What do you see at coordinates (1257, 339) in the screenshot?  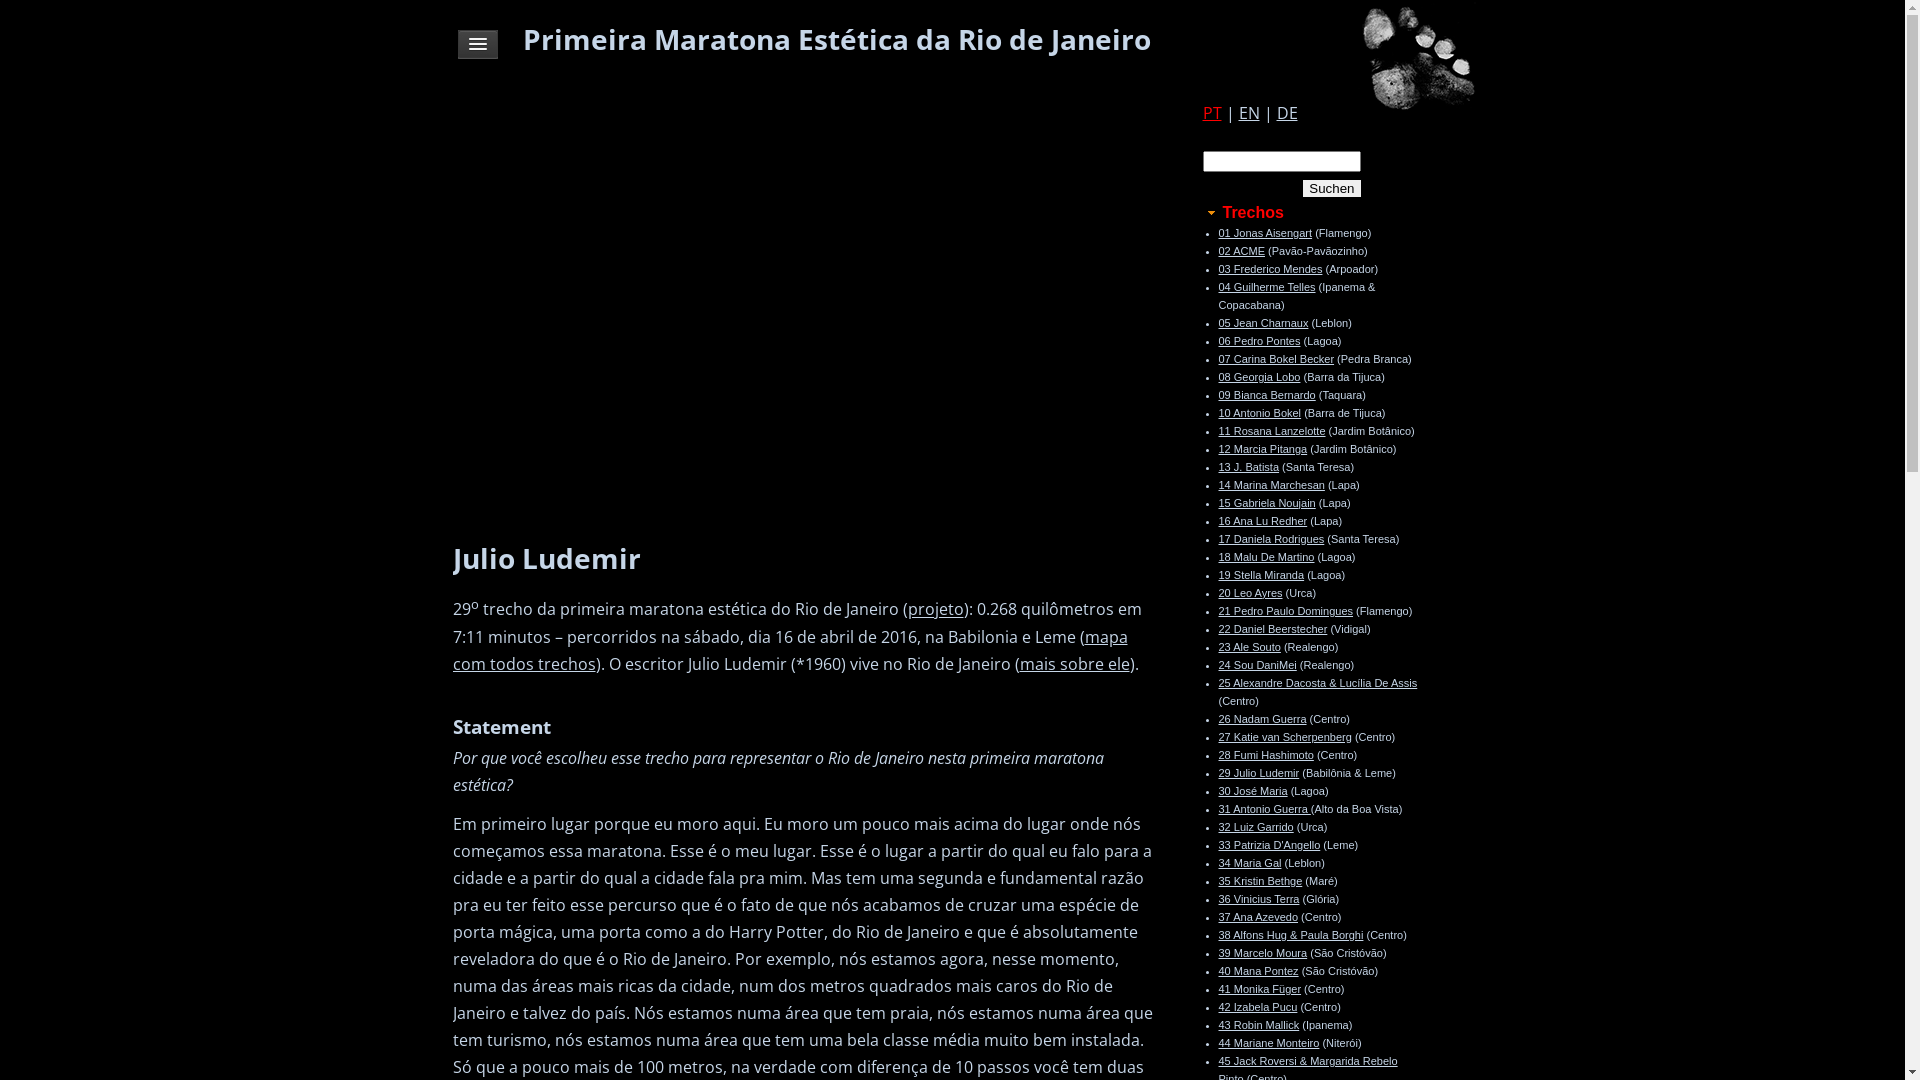 I see `'06 Pedro Pontes'` at bounding box center [1257, 339].